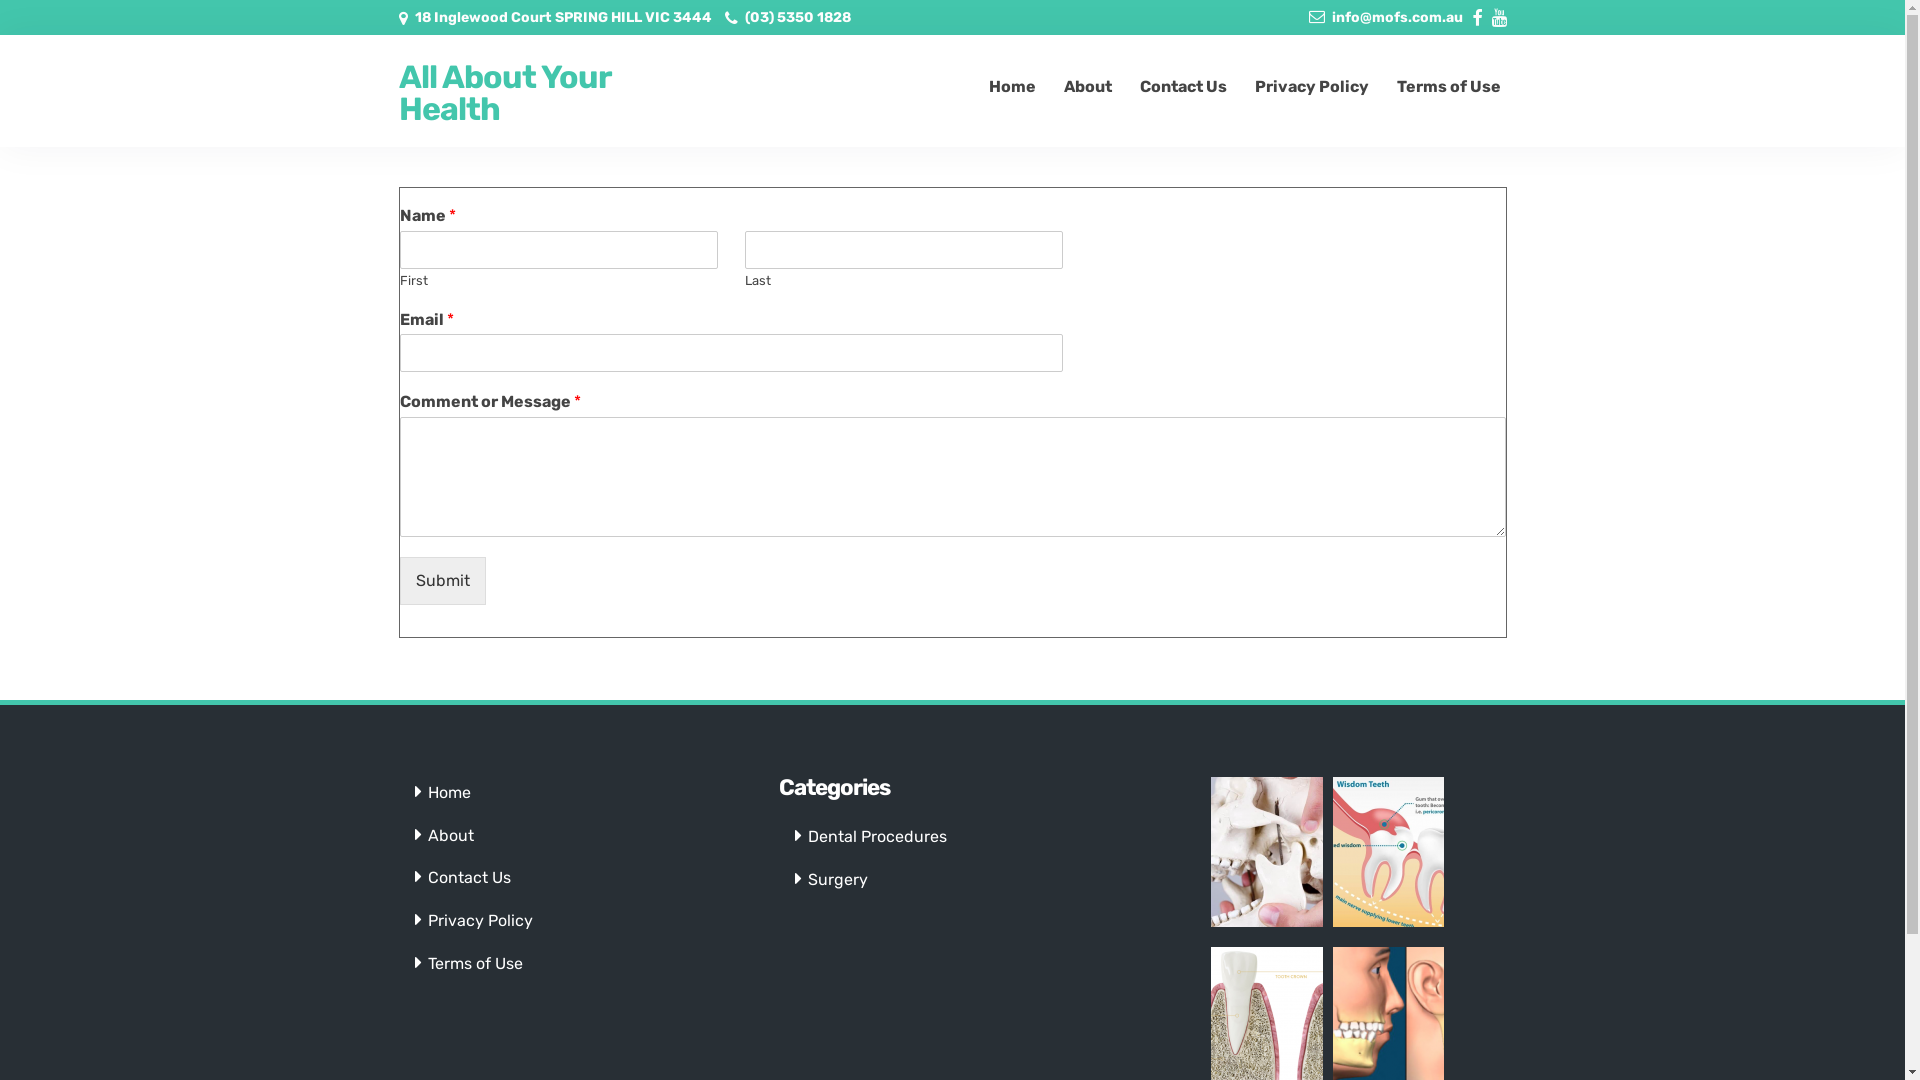 This screenshot has width=1920, height=1080. Describe the element at coordinates (468, 876) in the screenshot. I see `'Contact Us'` at that location.